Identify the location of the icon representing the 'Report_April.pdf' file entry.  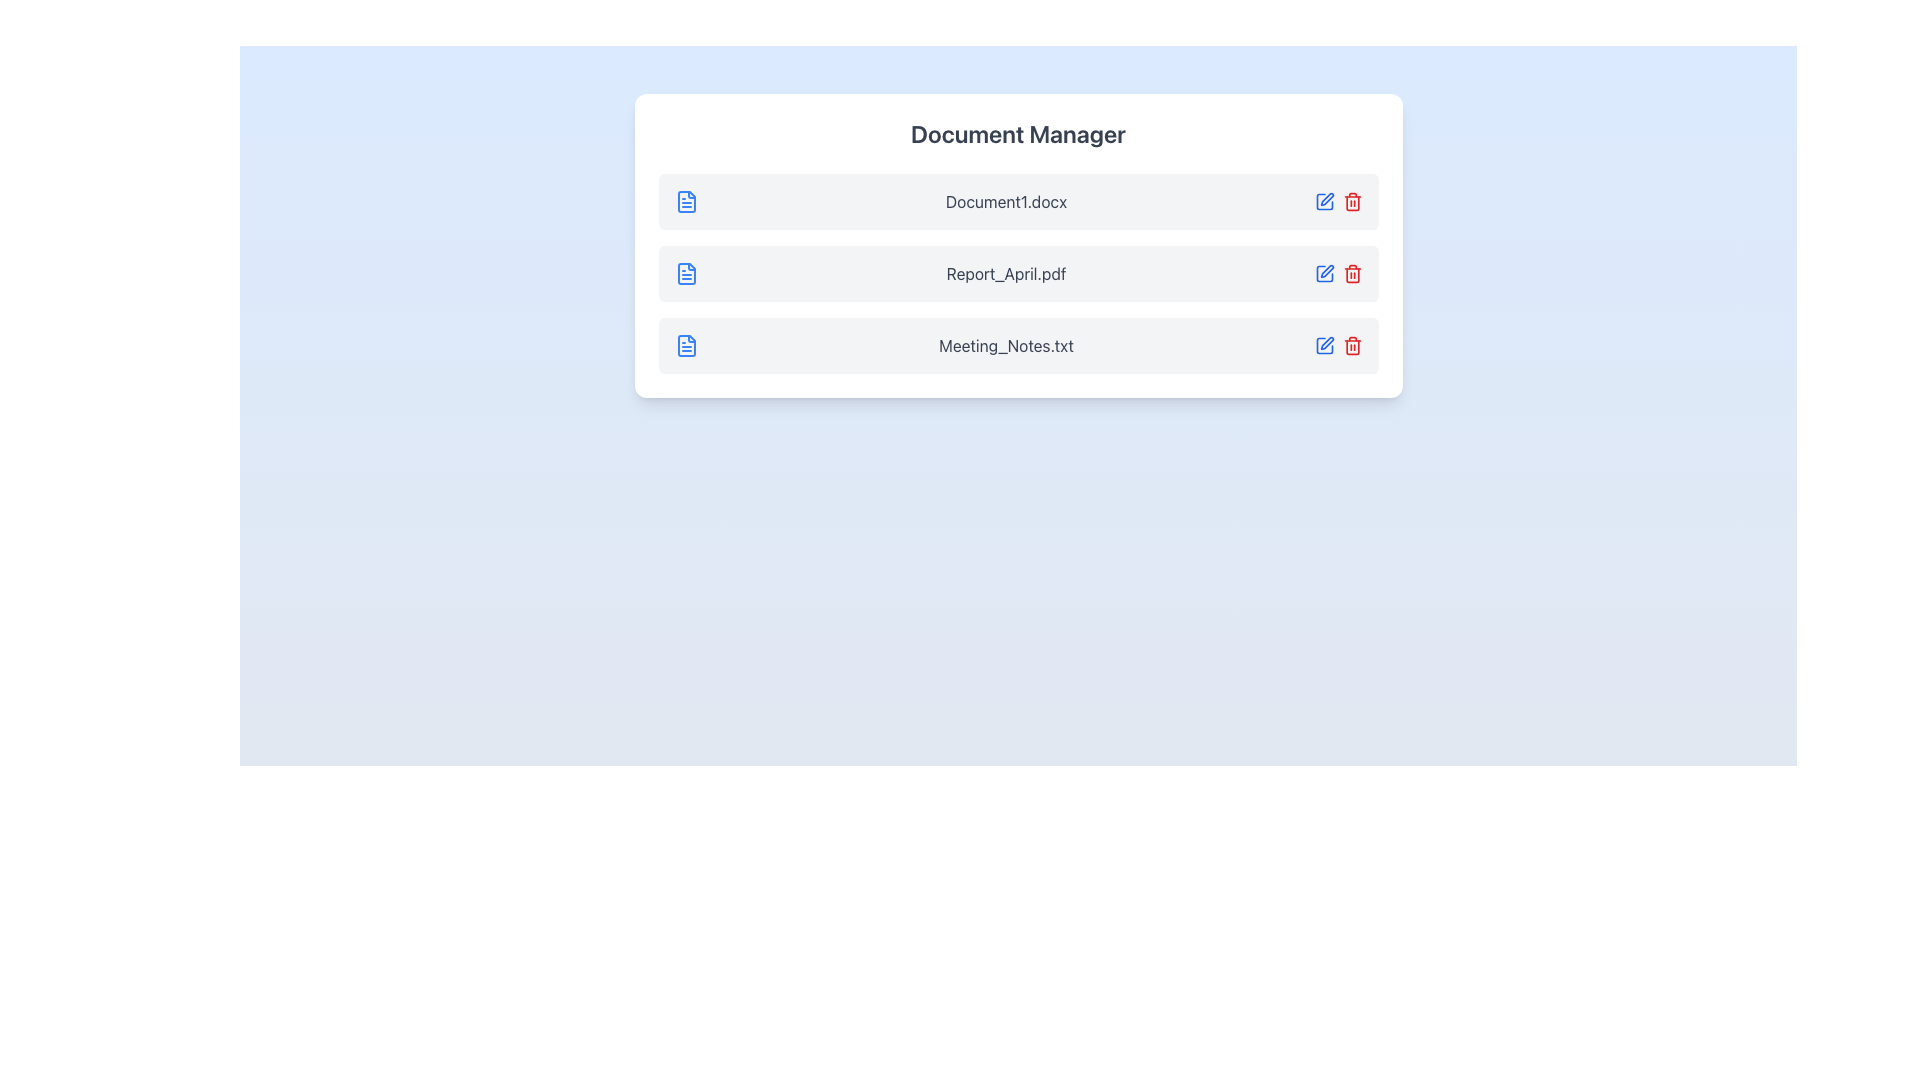
(686, 273).